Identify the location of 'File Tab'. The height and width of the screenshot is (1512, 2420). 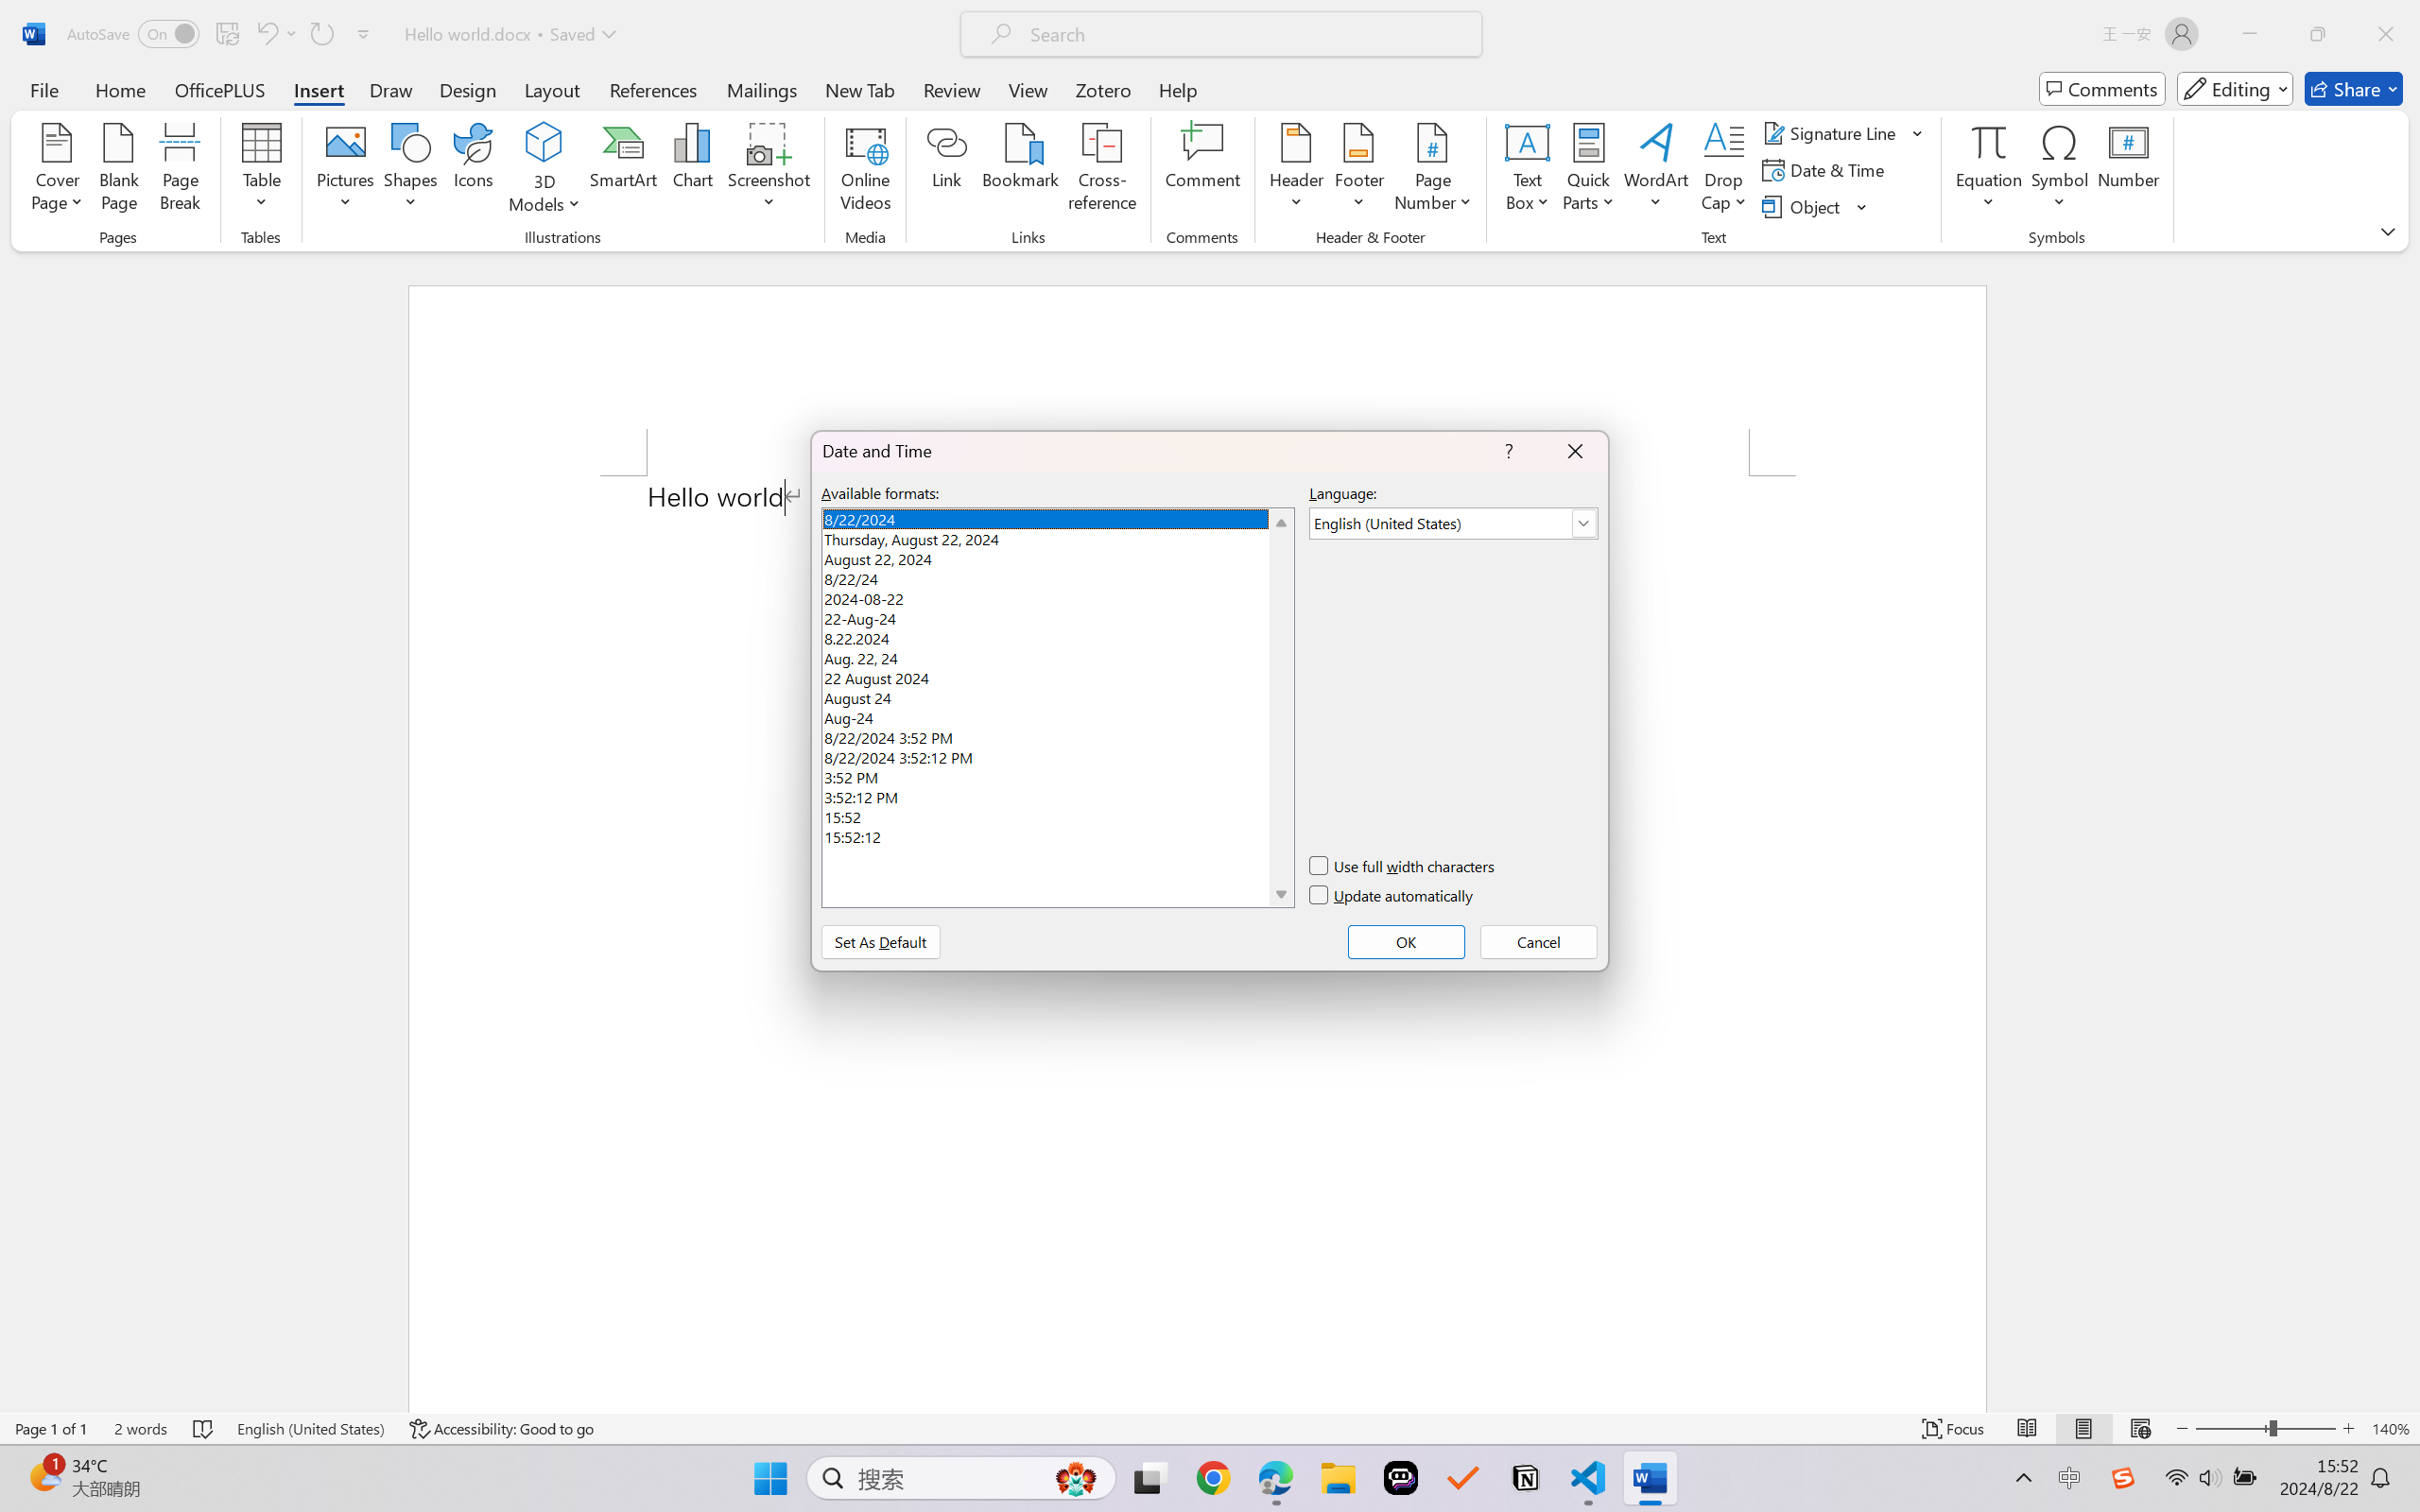
(43, 88).